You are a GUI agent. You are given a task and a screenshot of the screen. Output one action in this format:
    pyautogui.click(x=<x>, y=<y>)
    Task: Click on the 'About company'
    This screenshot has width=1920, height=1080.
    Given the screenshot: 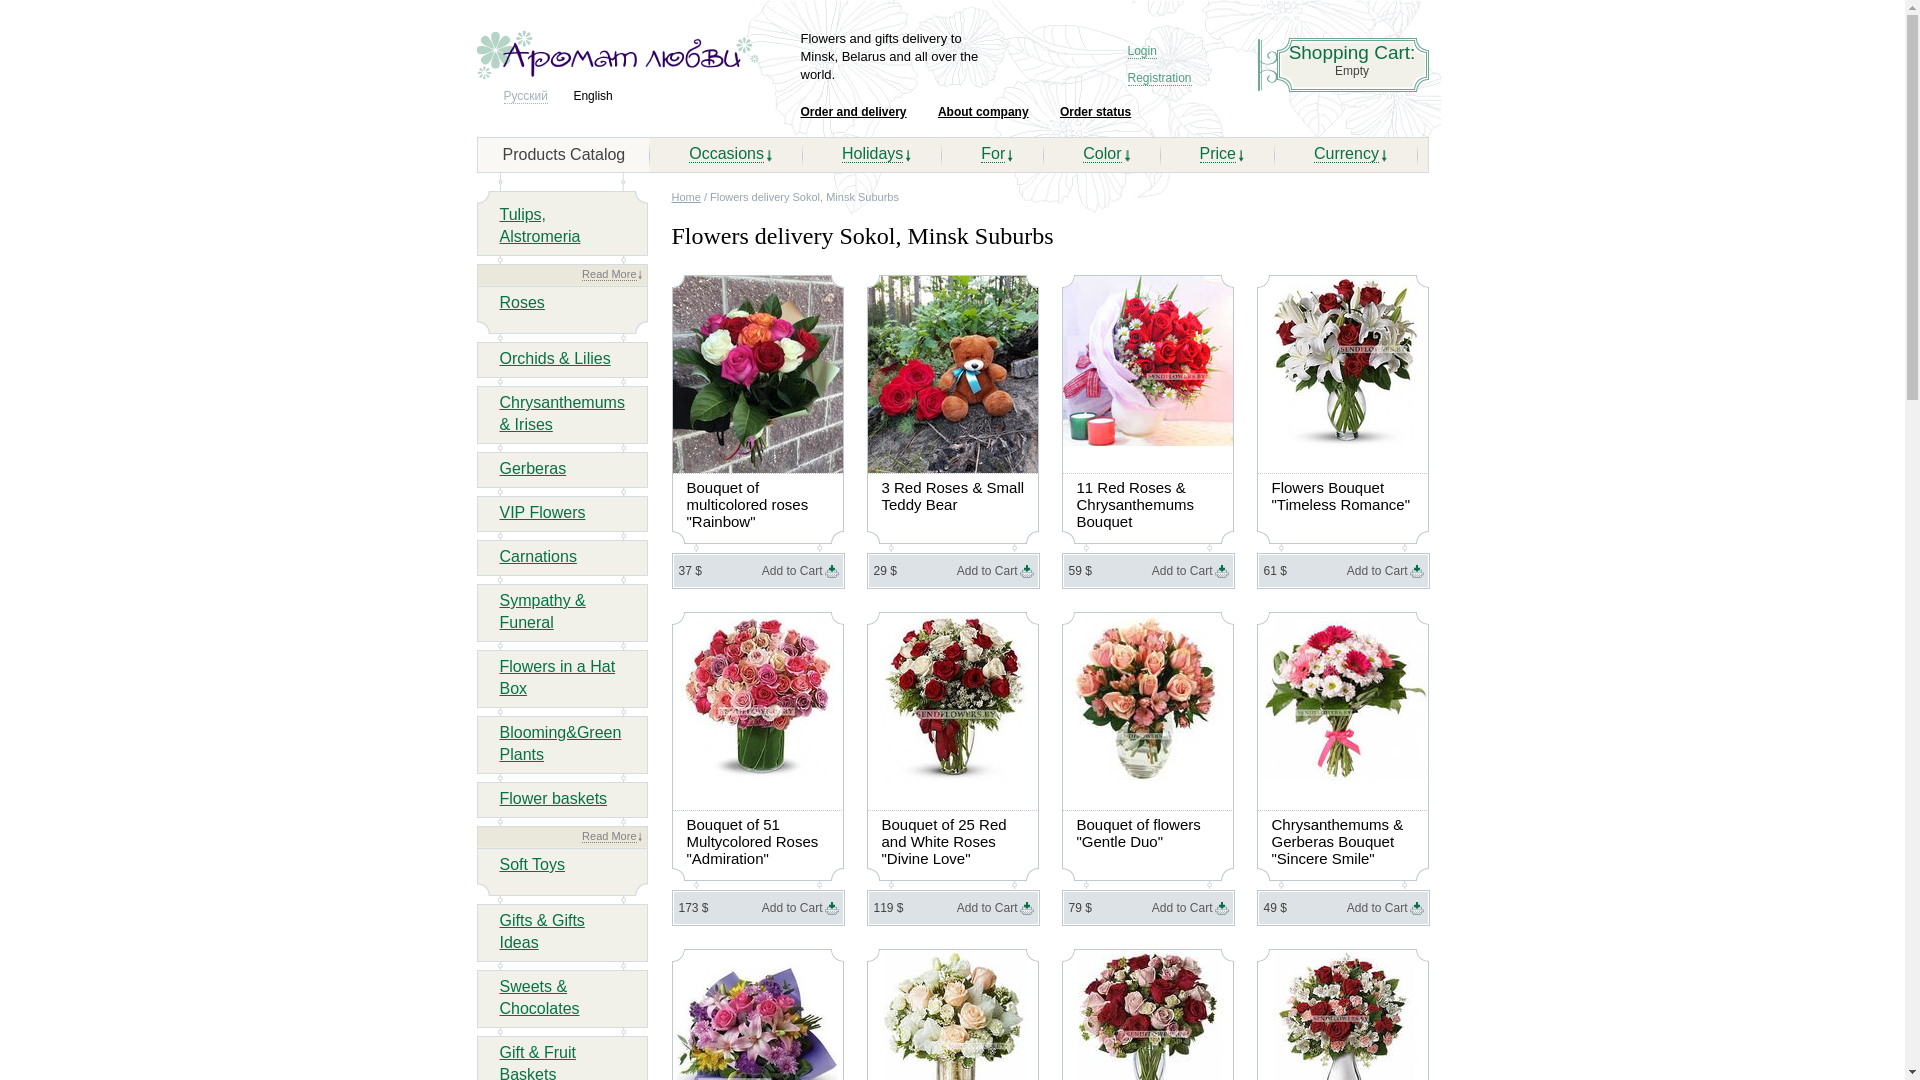 What is the action you would take?
    pyautogui.click(x=983, y=111)
    